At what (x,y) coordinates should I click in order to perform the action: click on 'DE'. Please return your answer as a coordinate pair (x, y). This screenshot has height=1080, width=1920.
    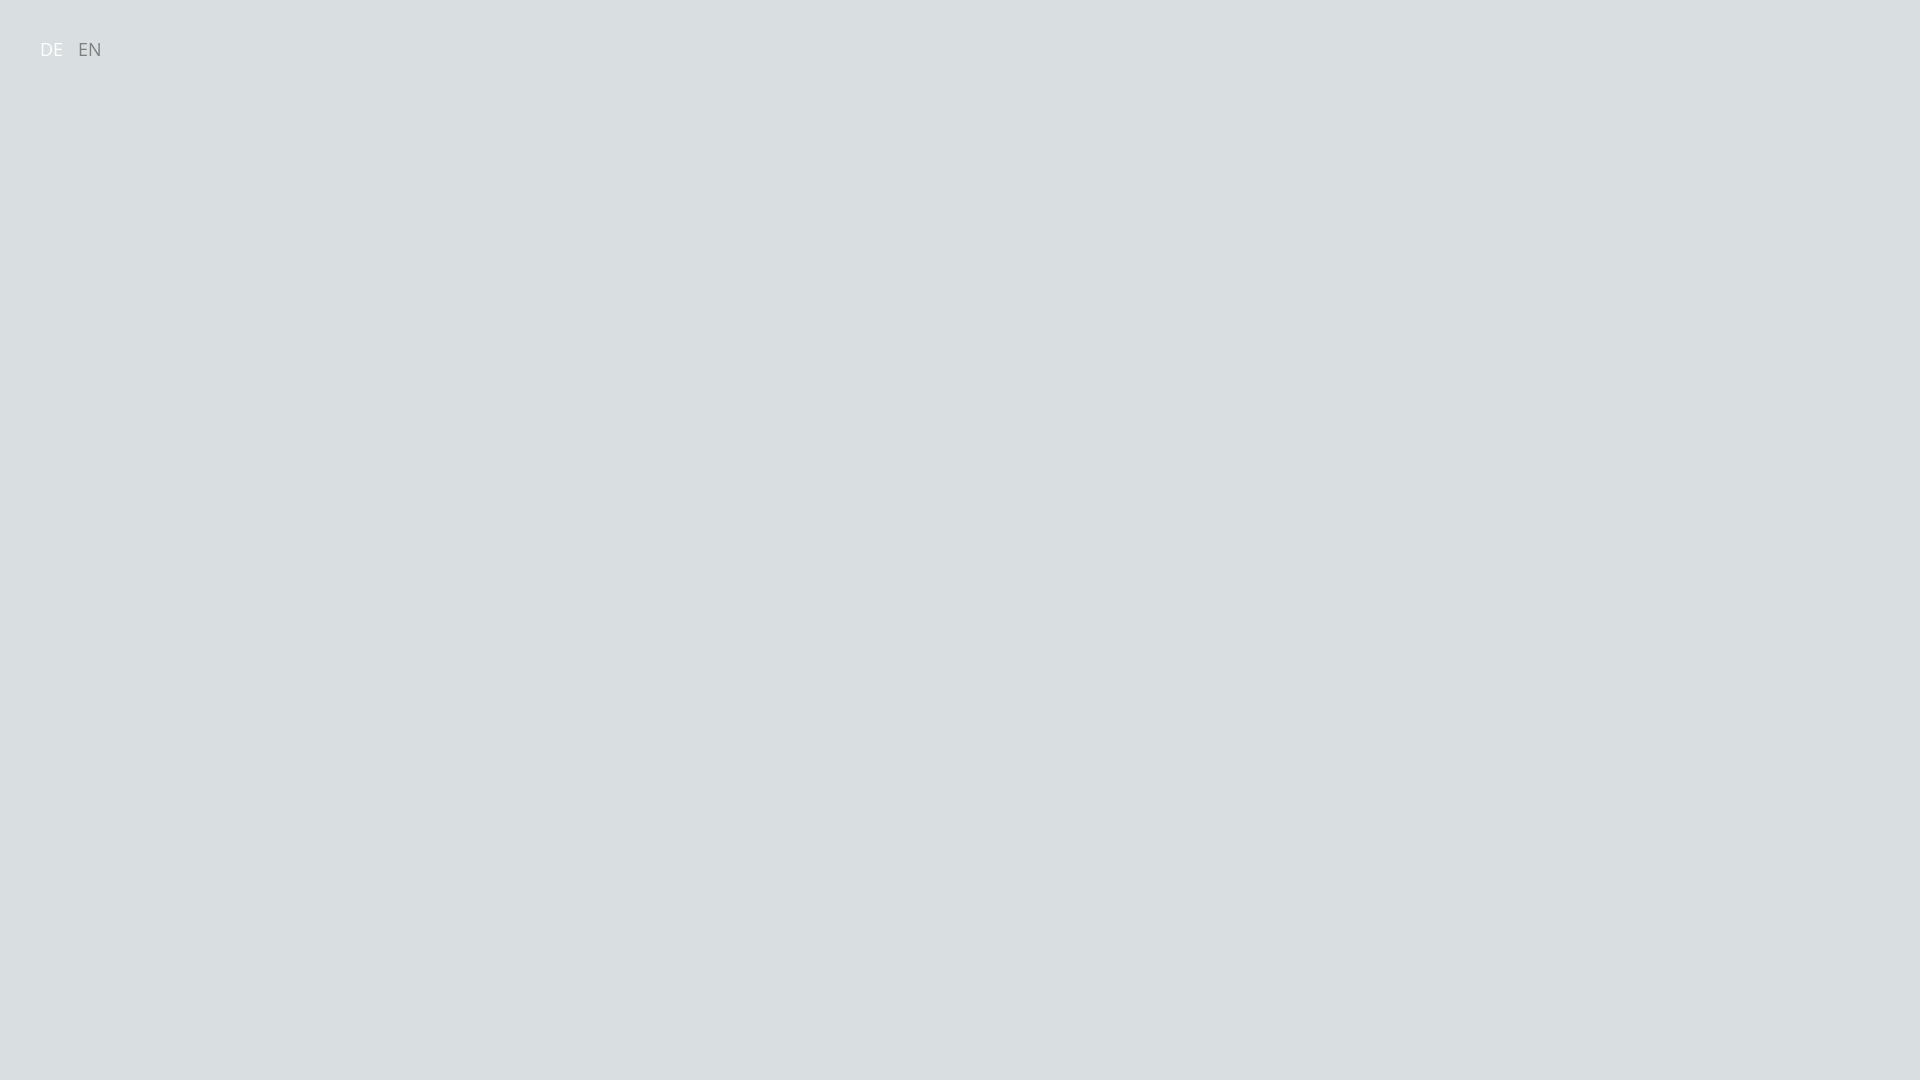
    Looking at the image, I should click on (39, 48).